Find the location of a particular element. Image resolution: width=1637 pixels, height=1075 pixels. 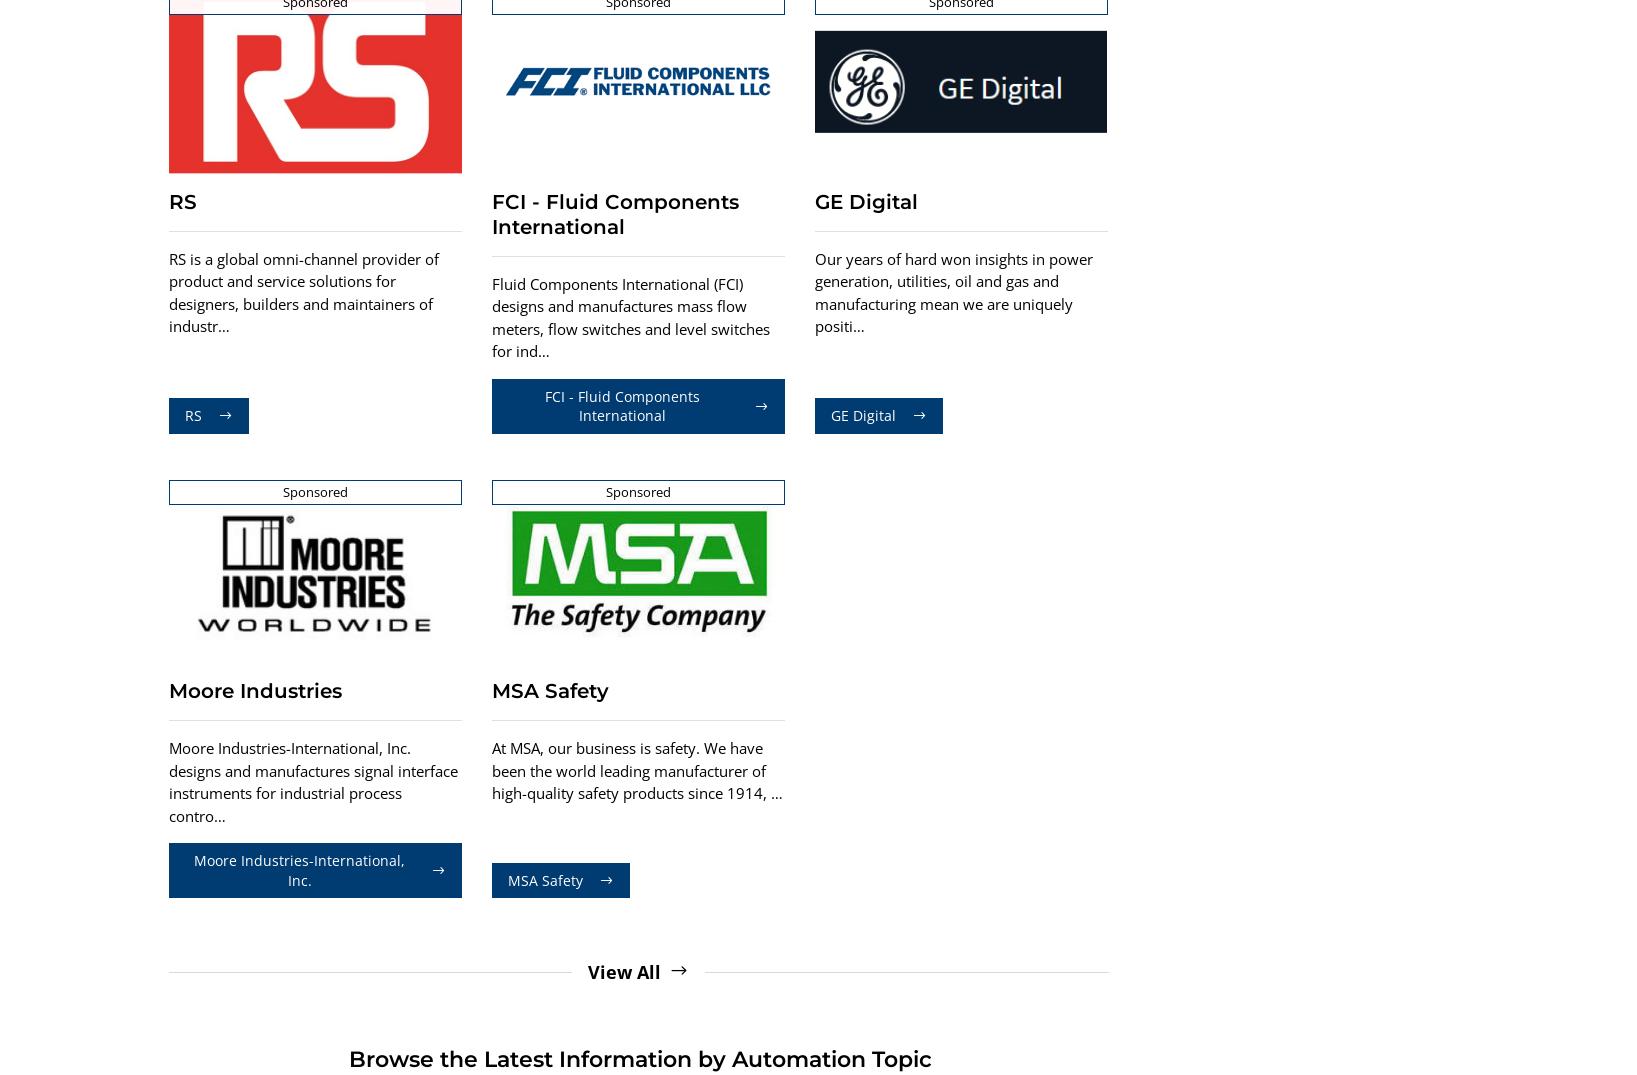

'Our years of hard won insights in power generation, utilities, oil and gas and manufacturing mean we are uniquely positi…' is located at coordinates (954, 291).